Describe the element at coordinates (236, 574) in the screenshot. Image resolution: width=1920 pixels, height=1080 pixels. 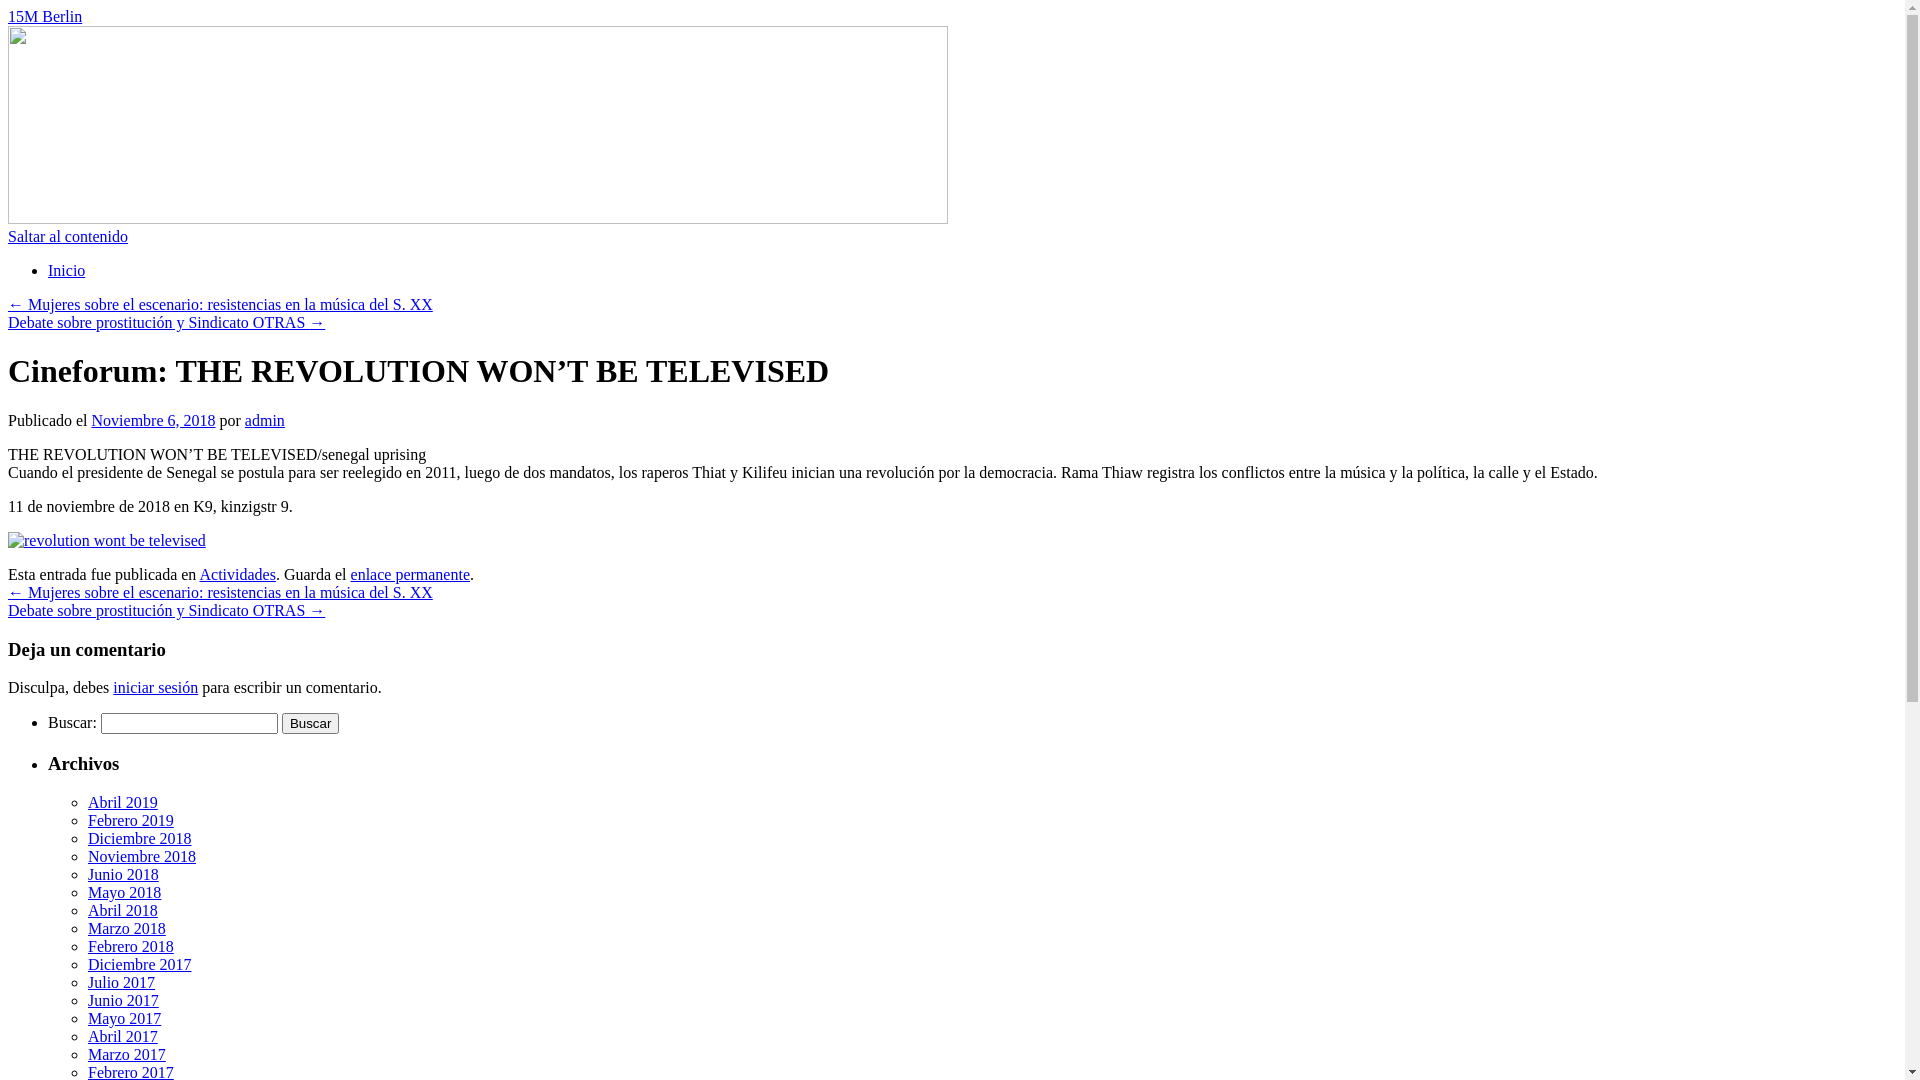
I see `'Actividades'` at that location.